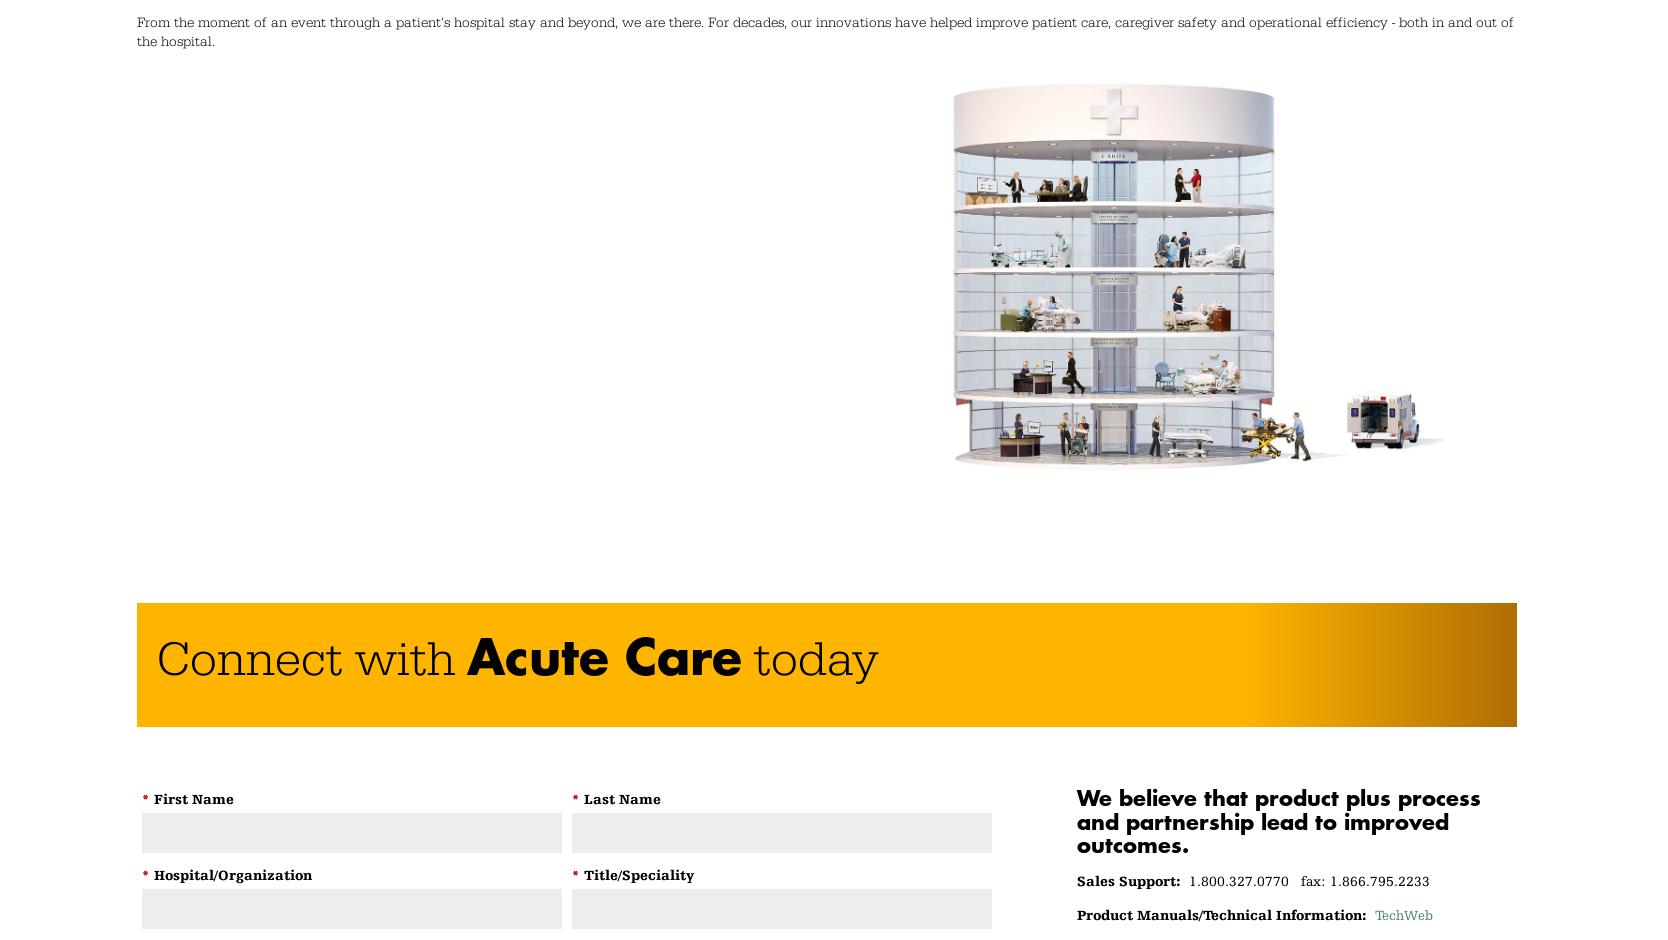  Describe the element at coordinates (621, 799) in the screenshot. I see `'Last Name'` at that location.